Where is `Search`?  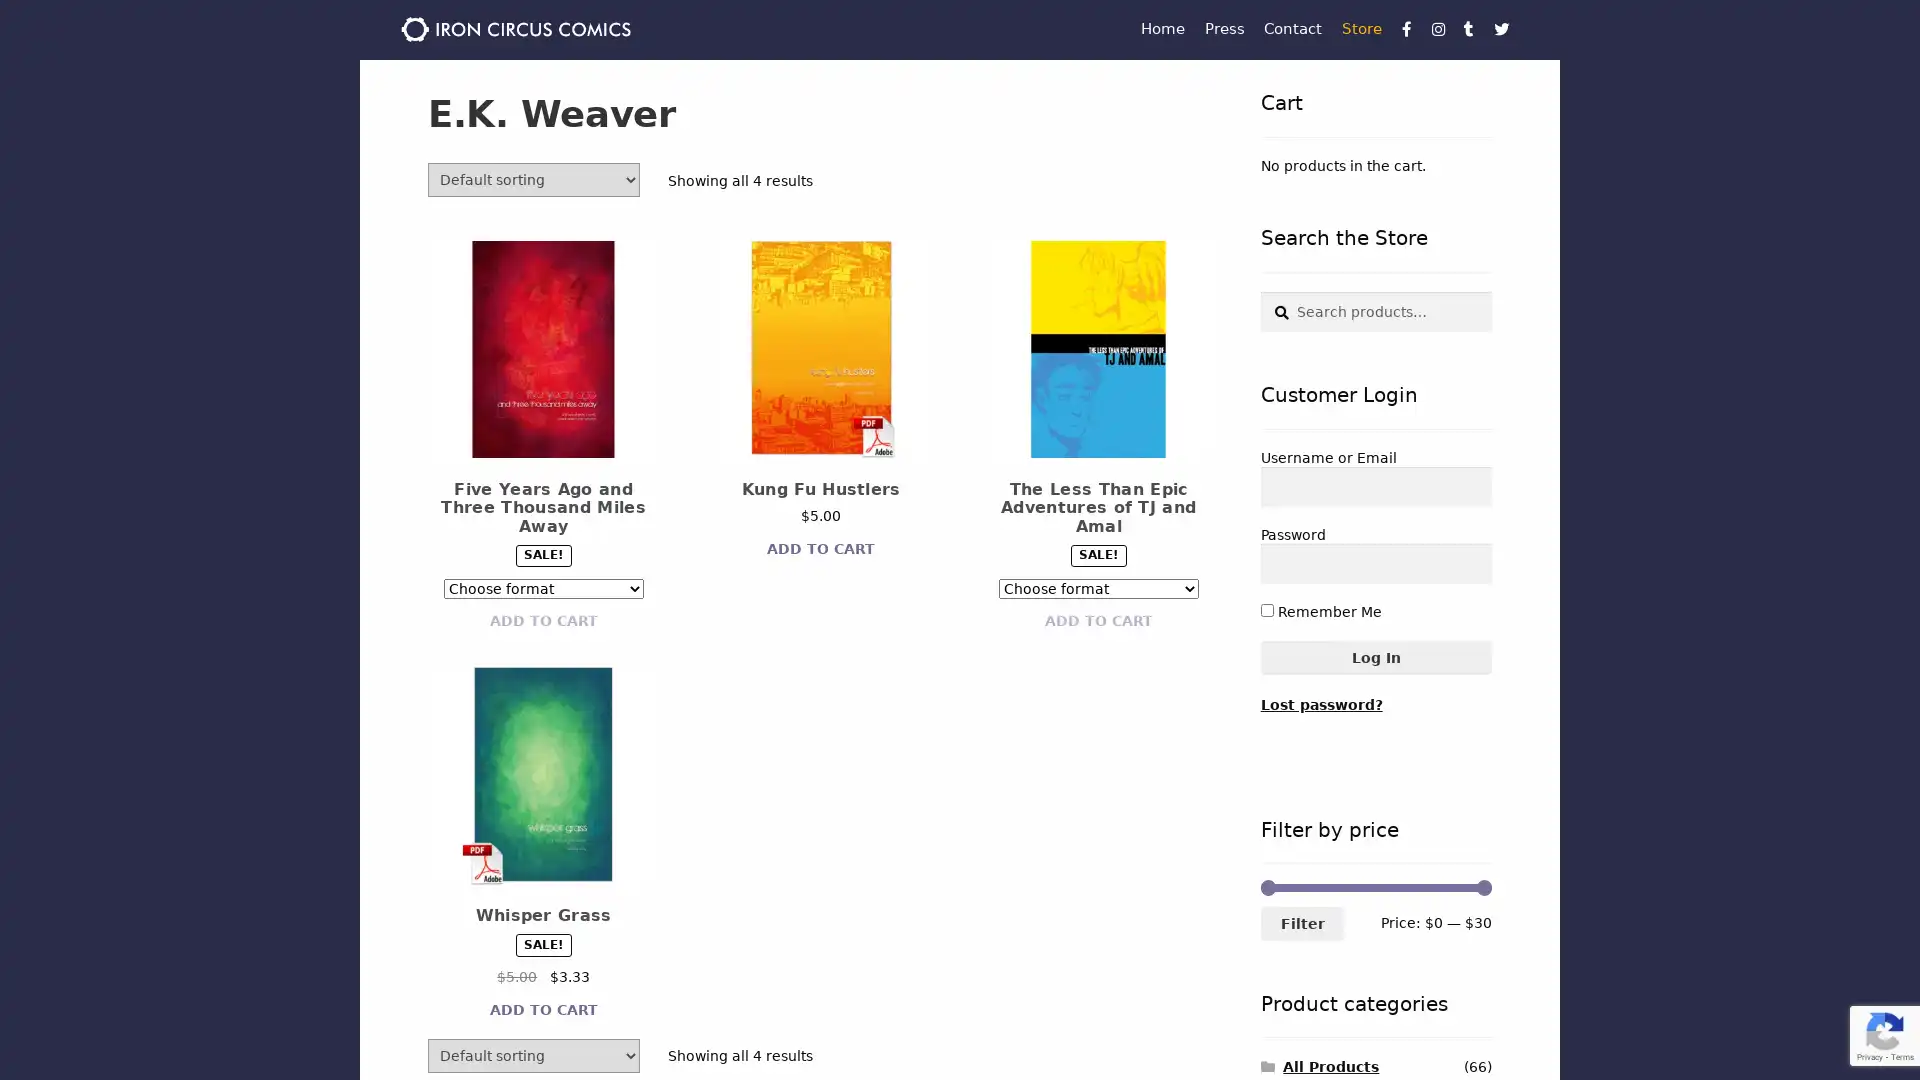 Search is located at coordinates (1258, 291).